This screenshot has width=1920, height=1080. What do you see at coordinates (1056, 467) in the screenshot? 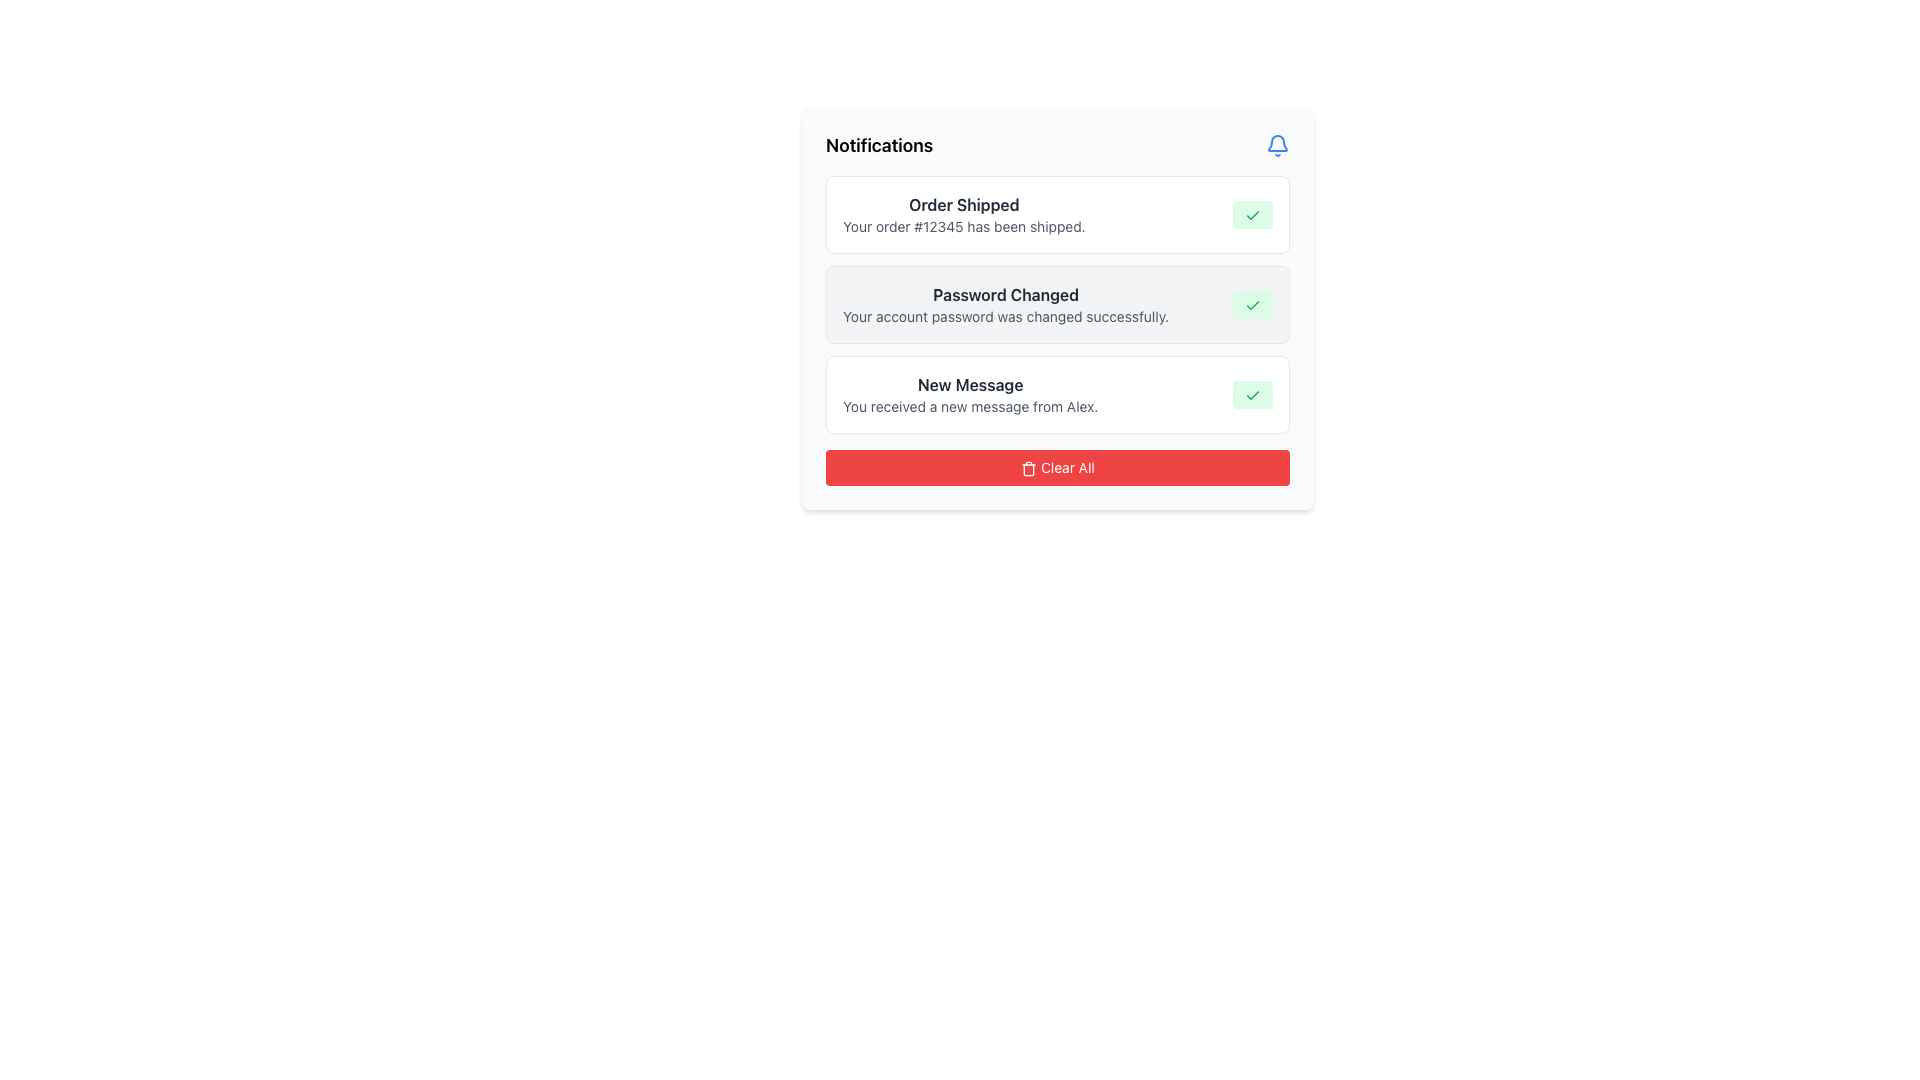
I see `the clear notifications button located at the bottom of the notification panel to trigger a background color change` at bounding box center [1056, 467].